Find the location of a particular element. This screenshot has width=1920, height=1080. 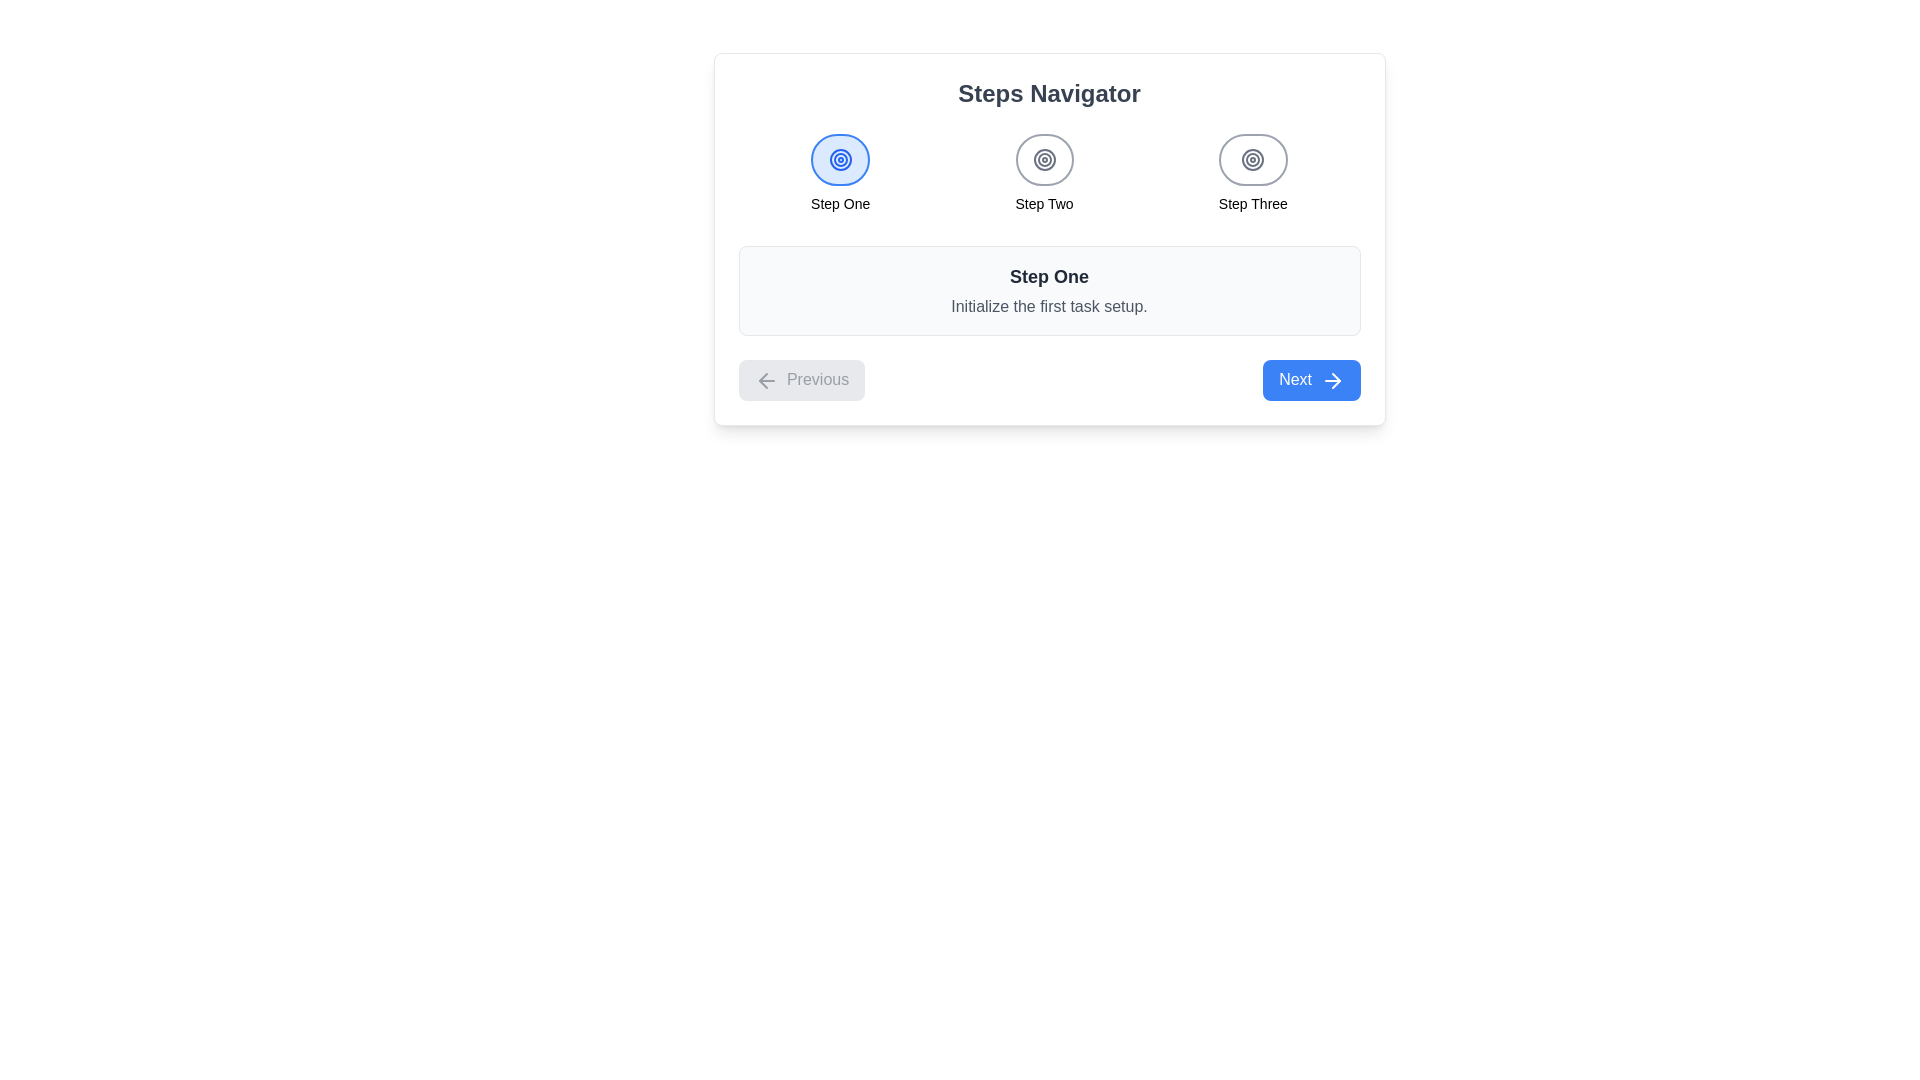

the informational card that provides details about the first step in the process, located under the 'Steps Navigator' section is located at coordinates (1048, 290).